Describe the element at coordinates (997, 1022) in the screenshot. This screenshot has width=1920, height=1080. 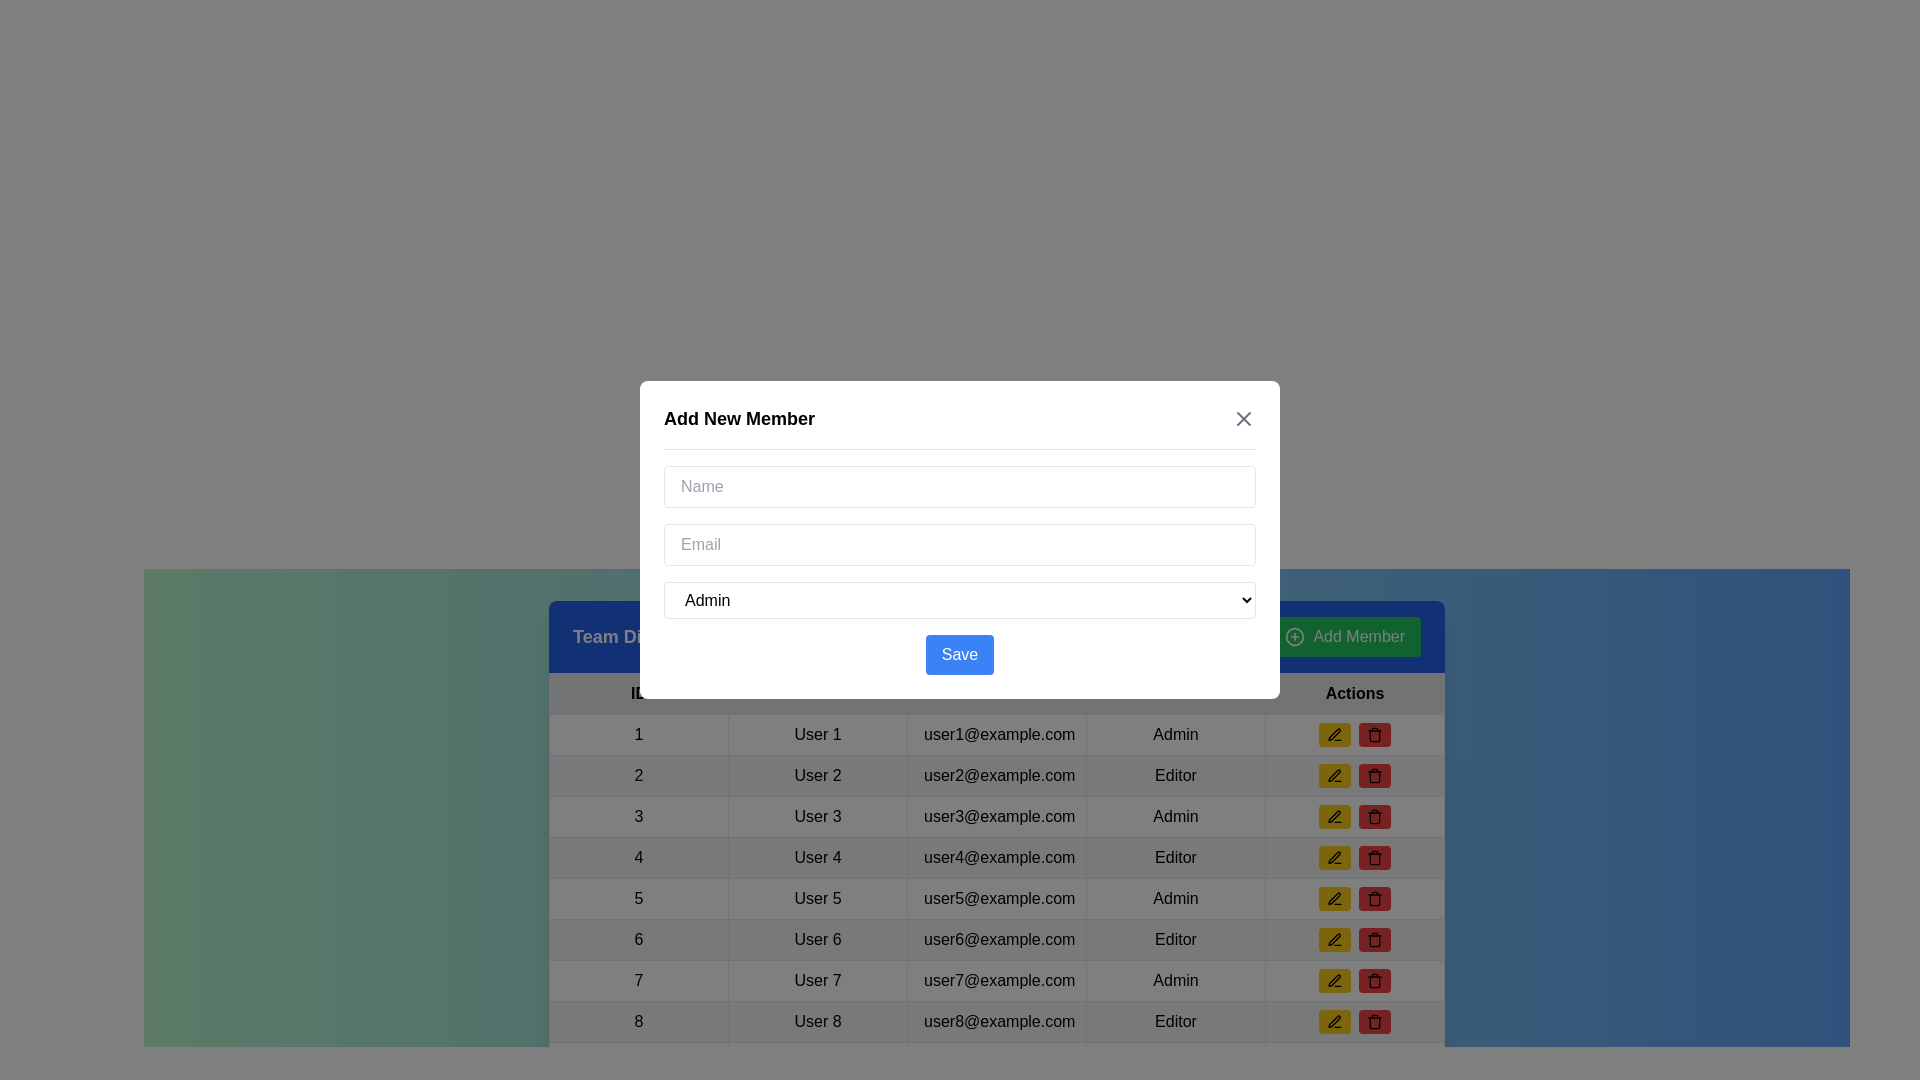
I see `the eighth row of the user details table` at that location.